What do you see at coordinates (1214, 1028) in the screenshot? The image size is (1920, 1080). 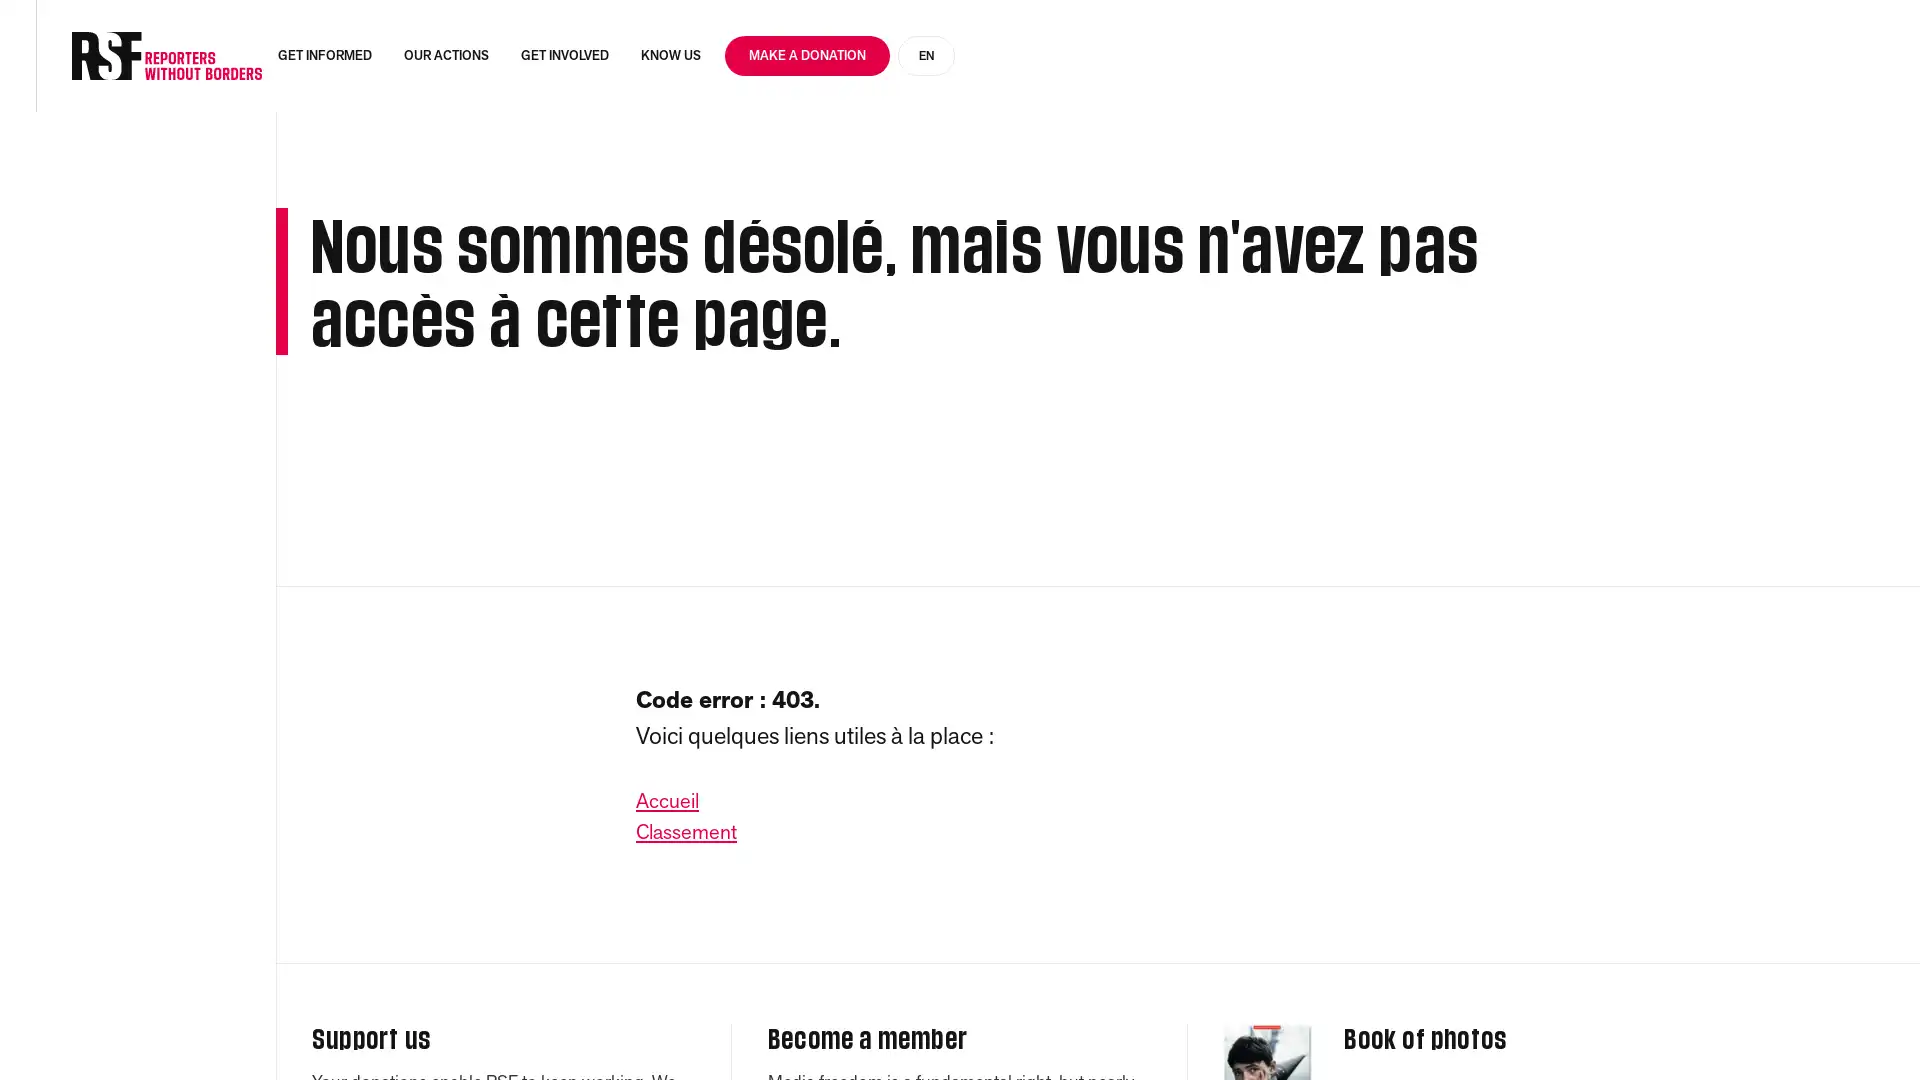 I see `Accept everything` at bounding box center [1214, 1028].